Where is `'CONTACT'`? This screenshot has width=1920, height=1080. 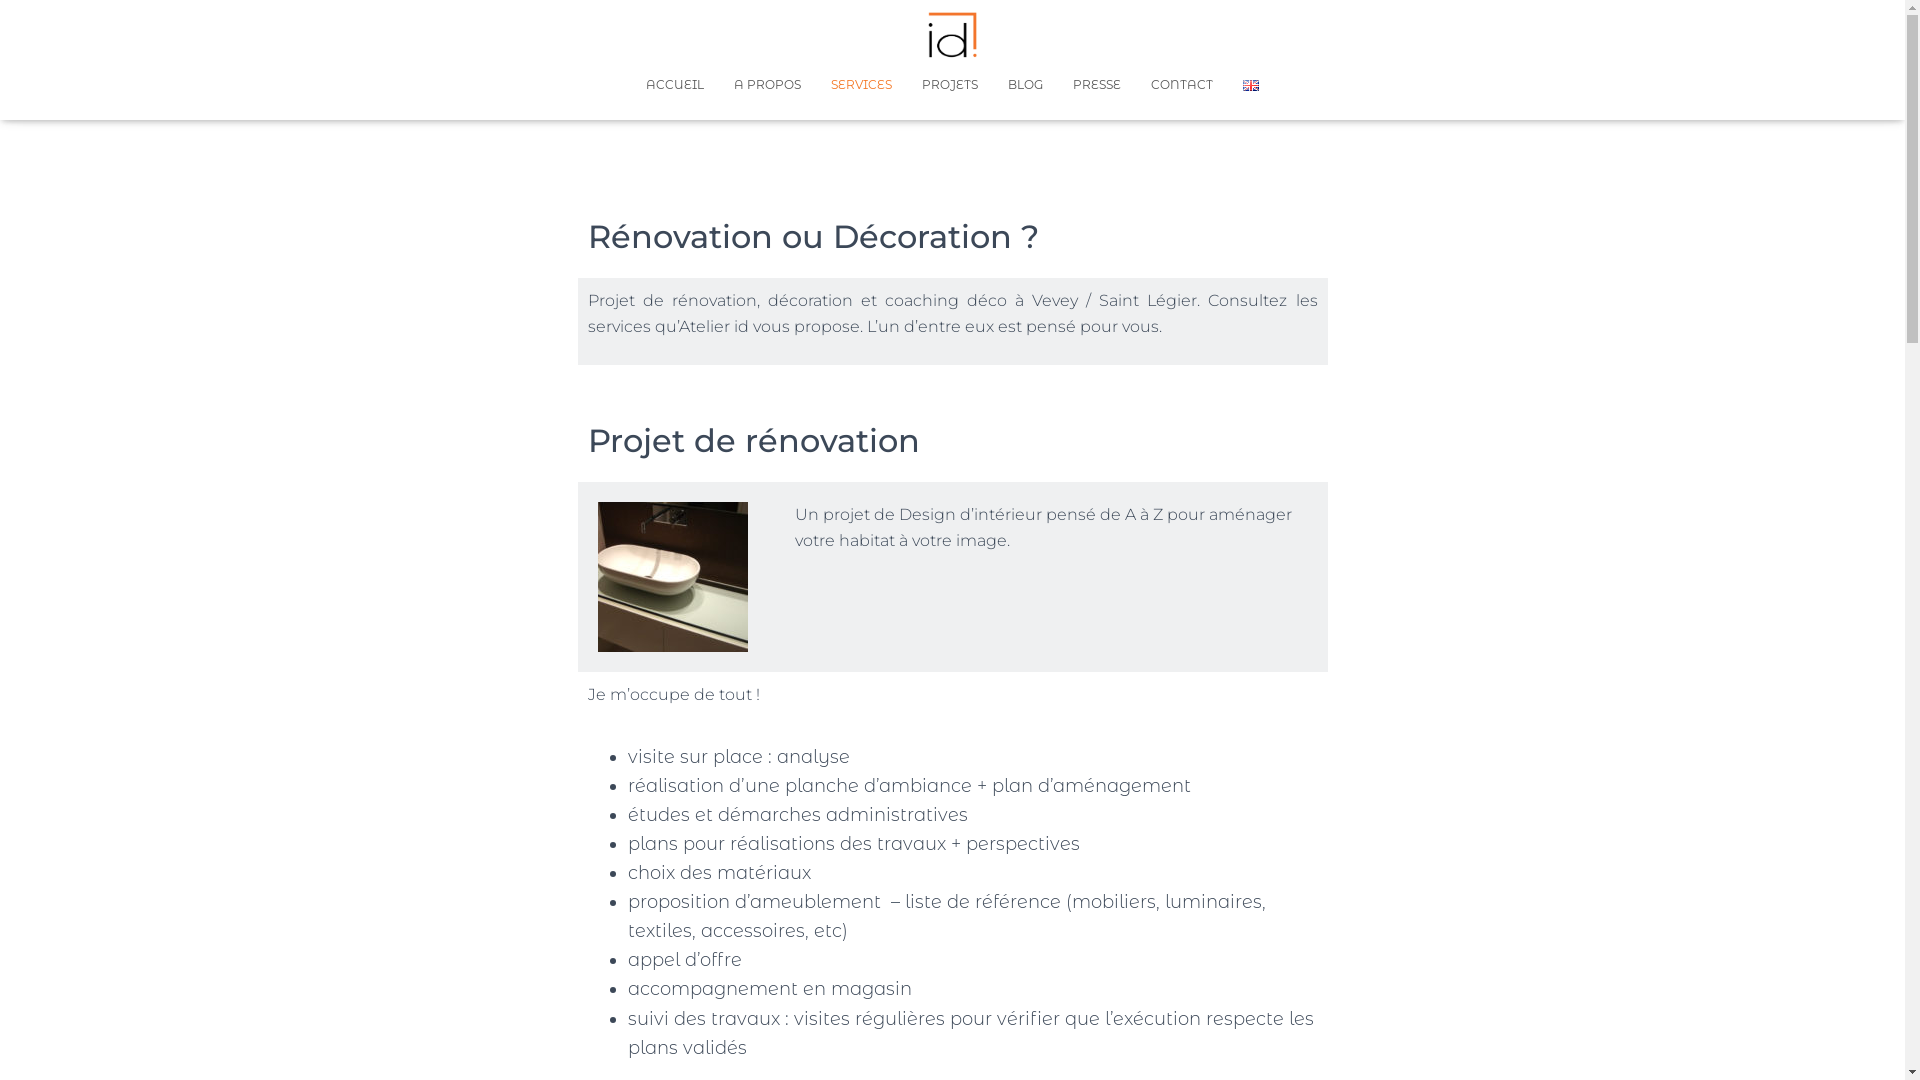 'CONTACT' is located at coordinates (1181, 83).